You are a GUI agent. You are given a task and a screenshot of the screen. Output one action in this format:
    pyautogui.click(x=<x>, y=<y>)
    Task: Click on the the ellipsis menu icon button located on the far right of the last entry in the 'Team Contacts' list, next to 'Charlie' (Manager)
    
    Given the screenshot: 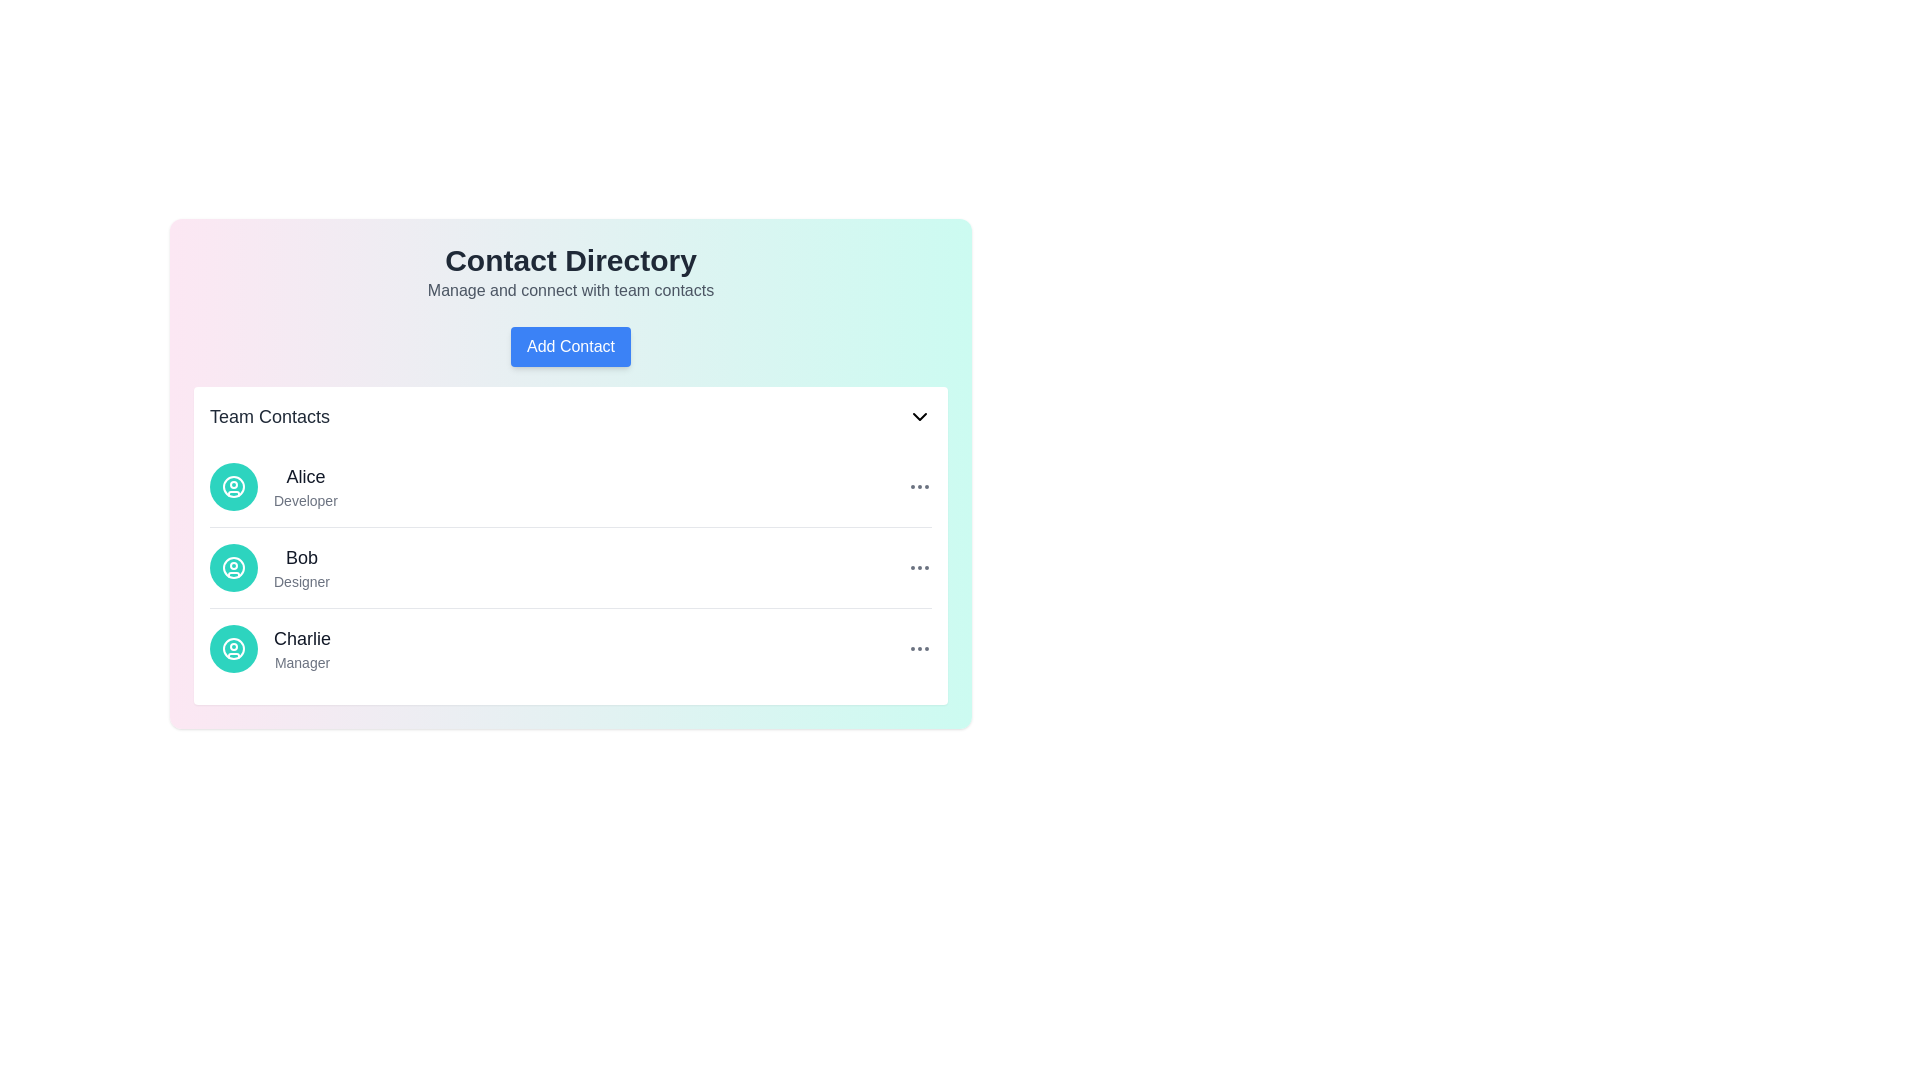 What is the action you would take?
    pyautogui.click(x=919, y=648)
    